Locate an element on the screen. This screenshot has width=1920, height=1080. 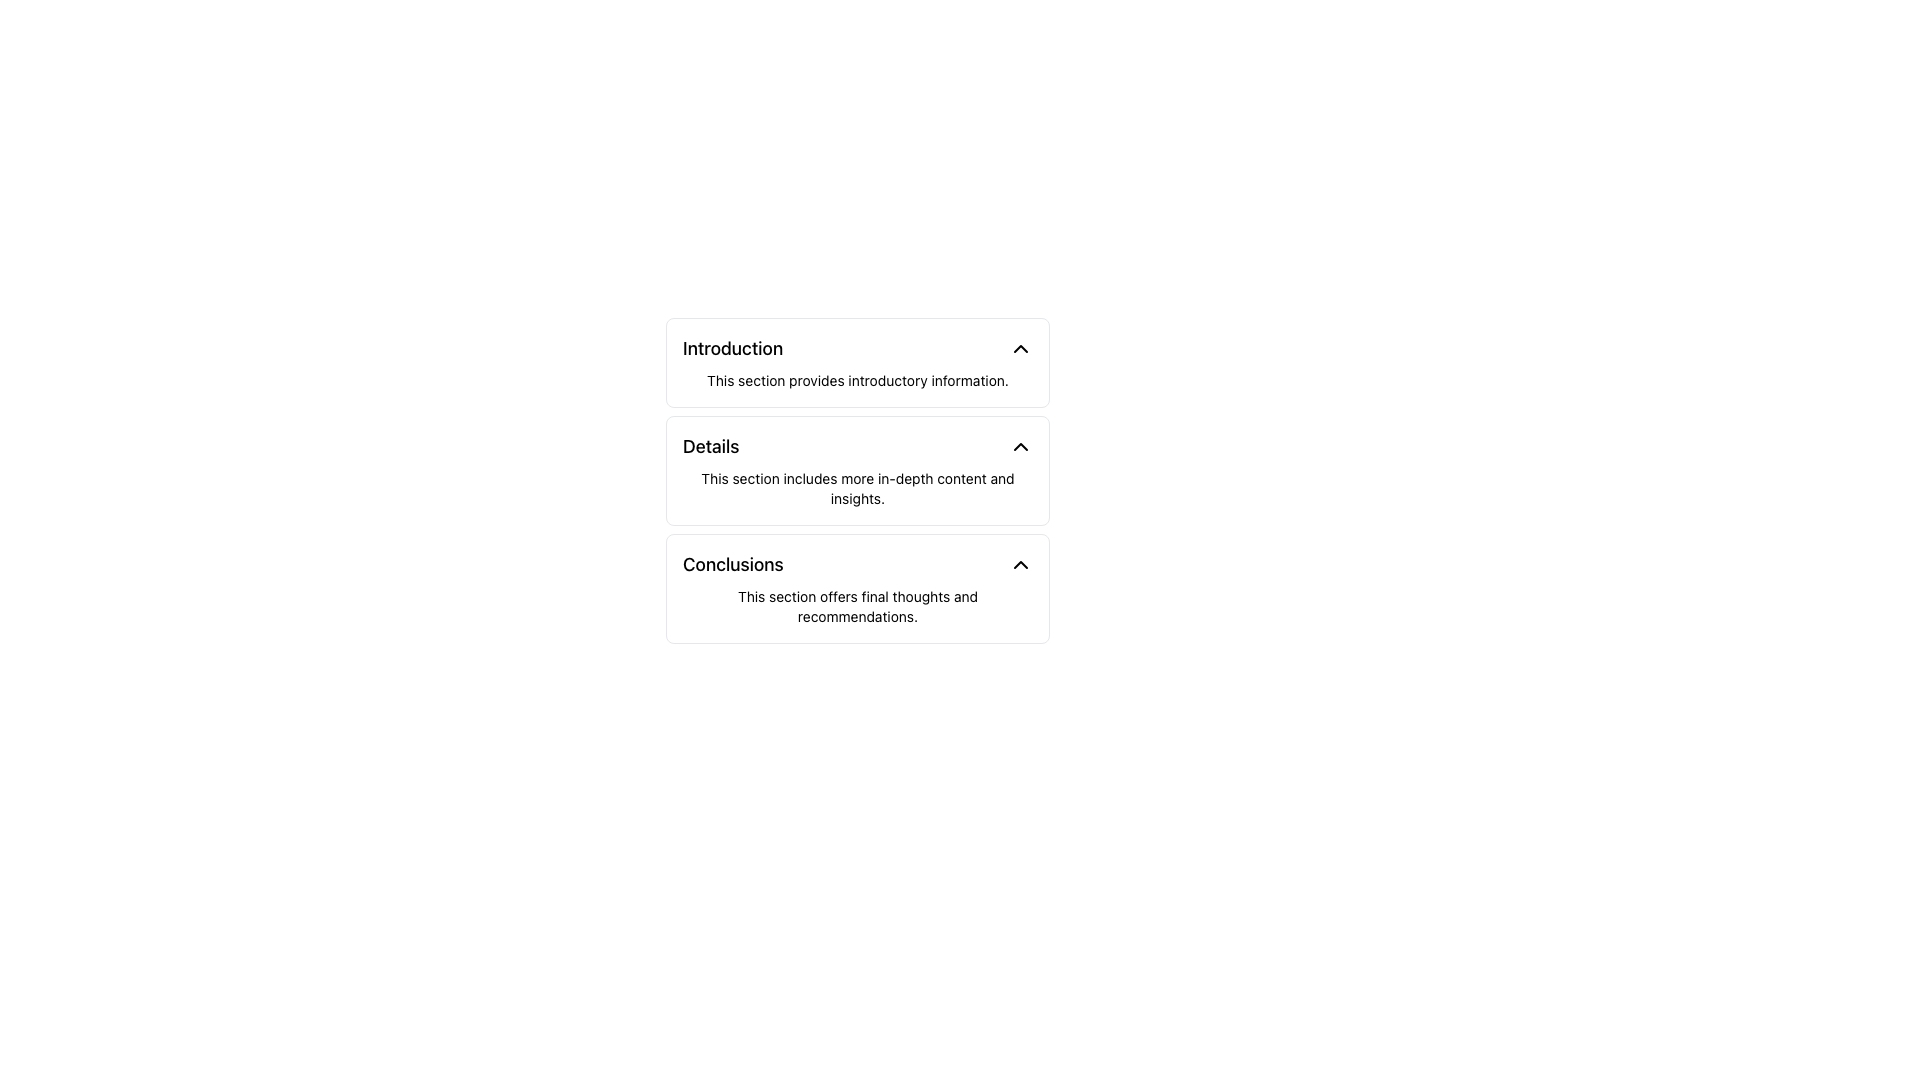
the upward-pointing chevron icon with a black outline located to the right of the 'Details' heading is located at coordinates (1021, 446).